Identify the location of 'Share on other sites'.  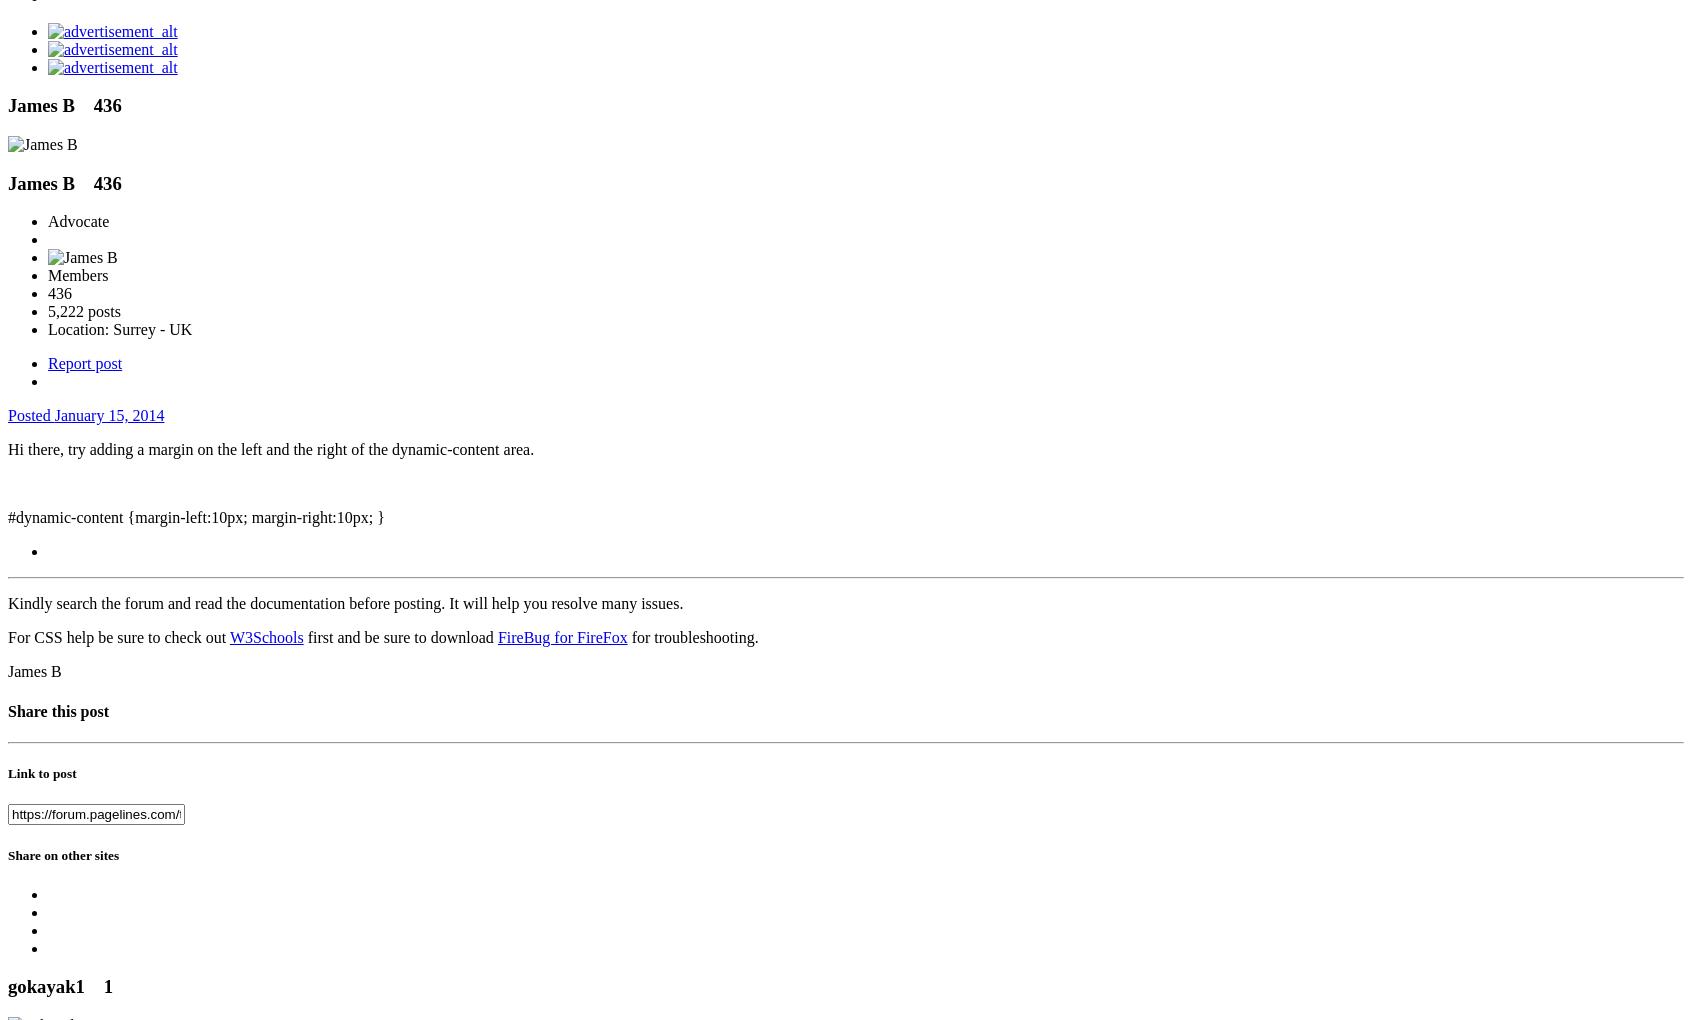
(62, 853).